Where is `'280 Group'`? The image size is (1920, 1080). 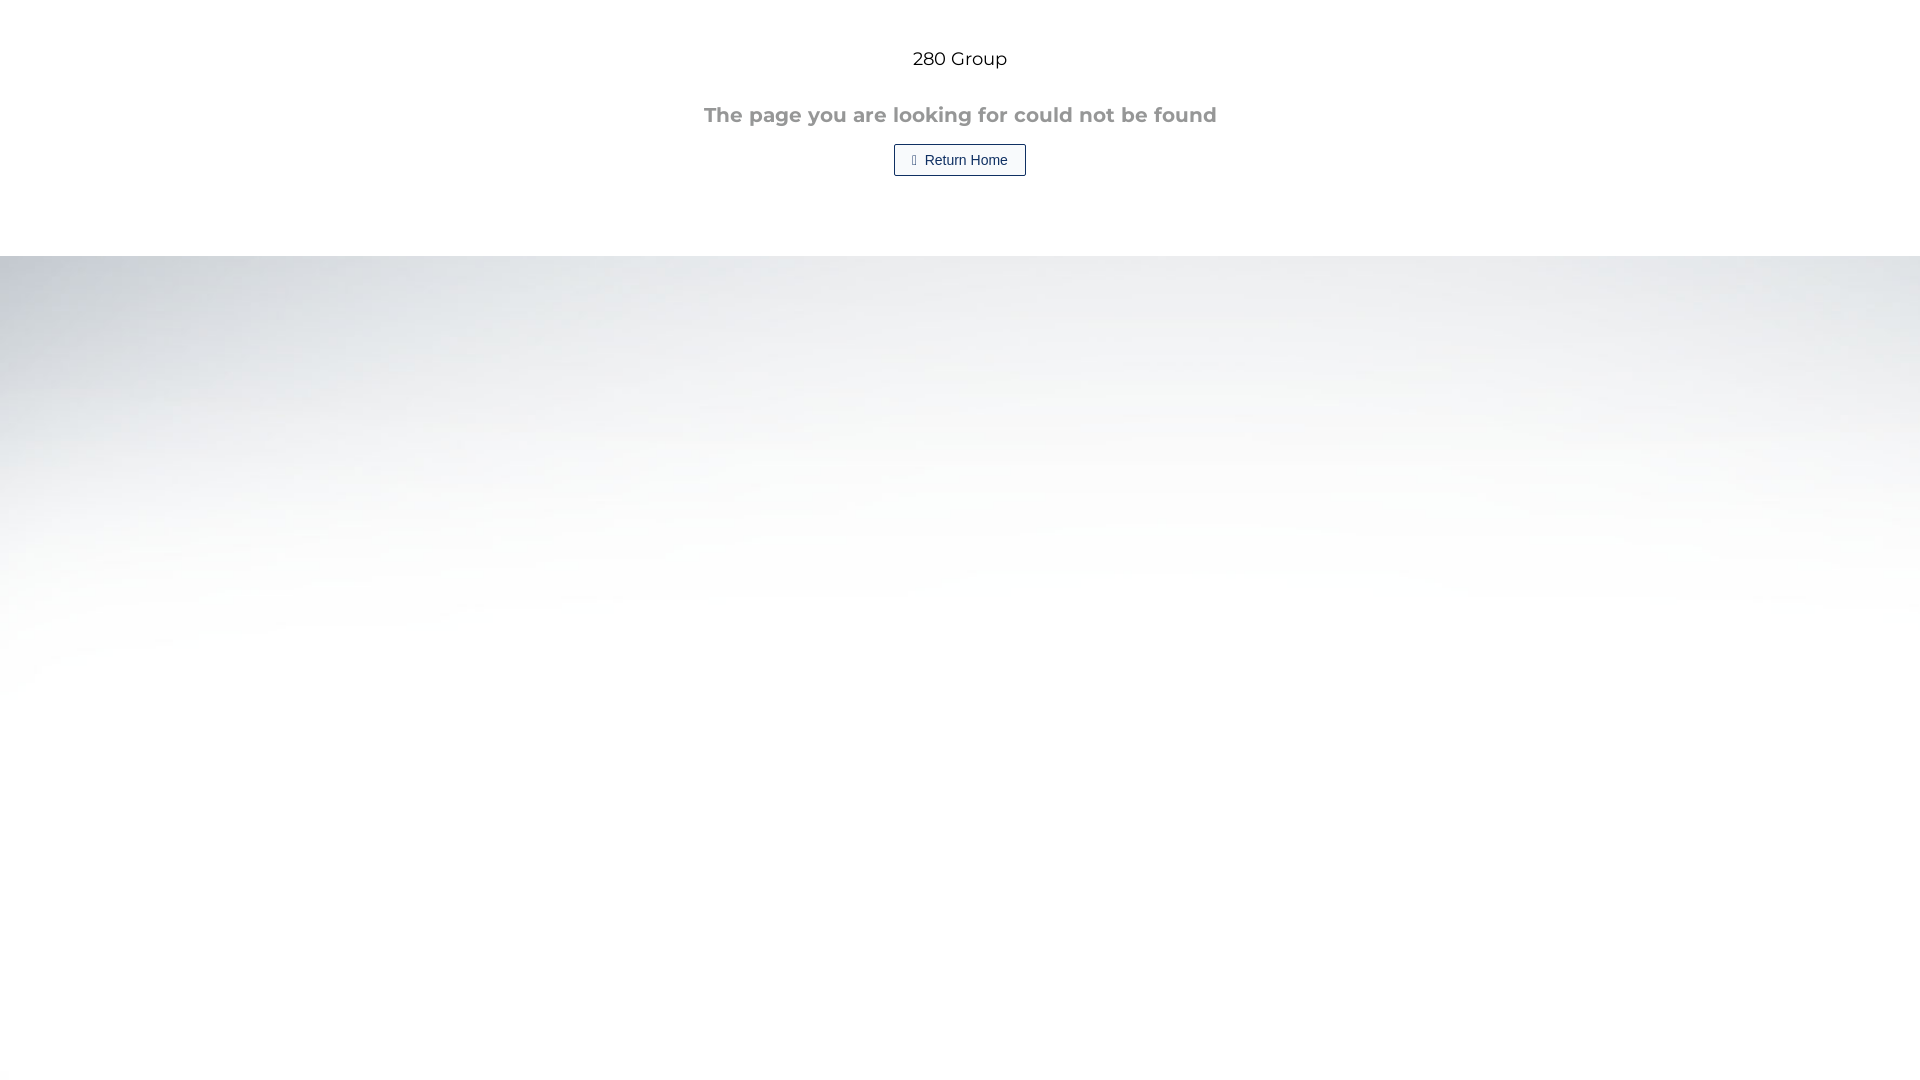 '280 Group' is located at coordinates (960, 58).